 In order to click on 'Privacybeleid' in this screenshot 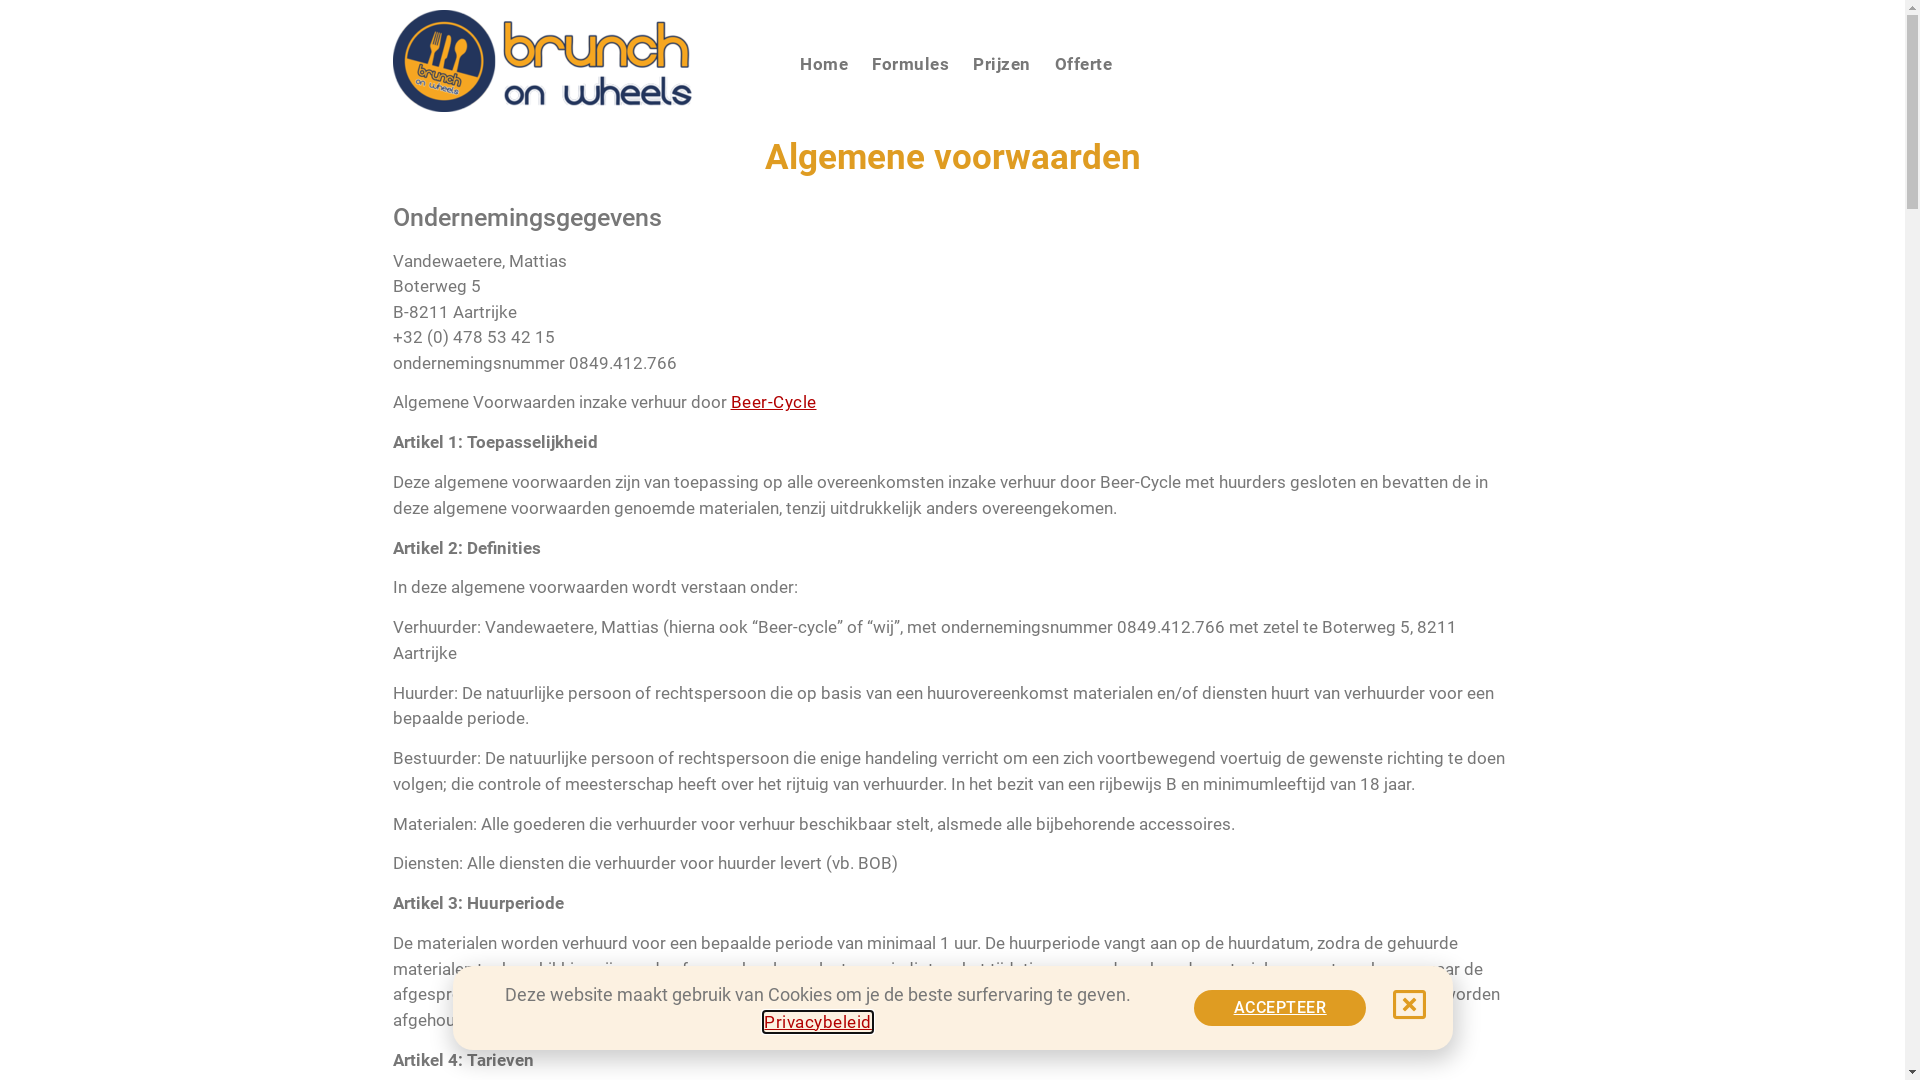, I will do `click(817, 1022)`.